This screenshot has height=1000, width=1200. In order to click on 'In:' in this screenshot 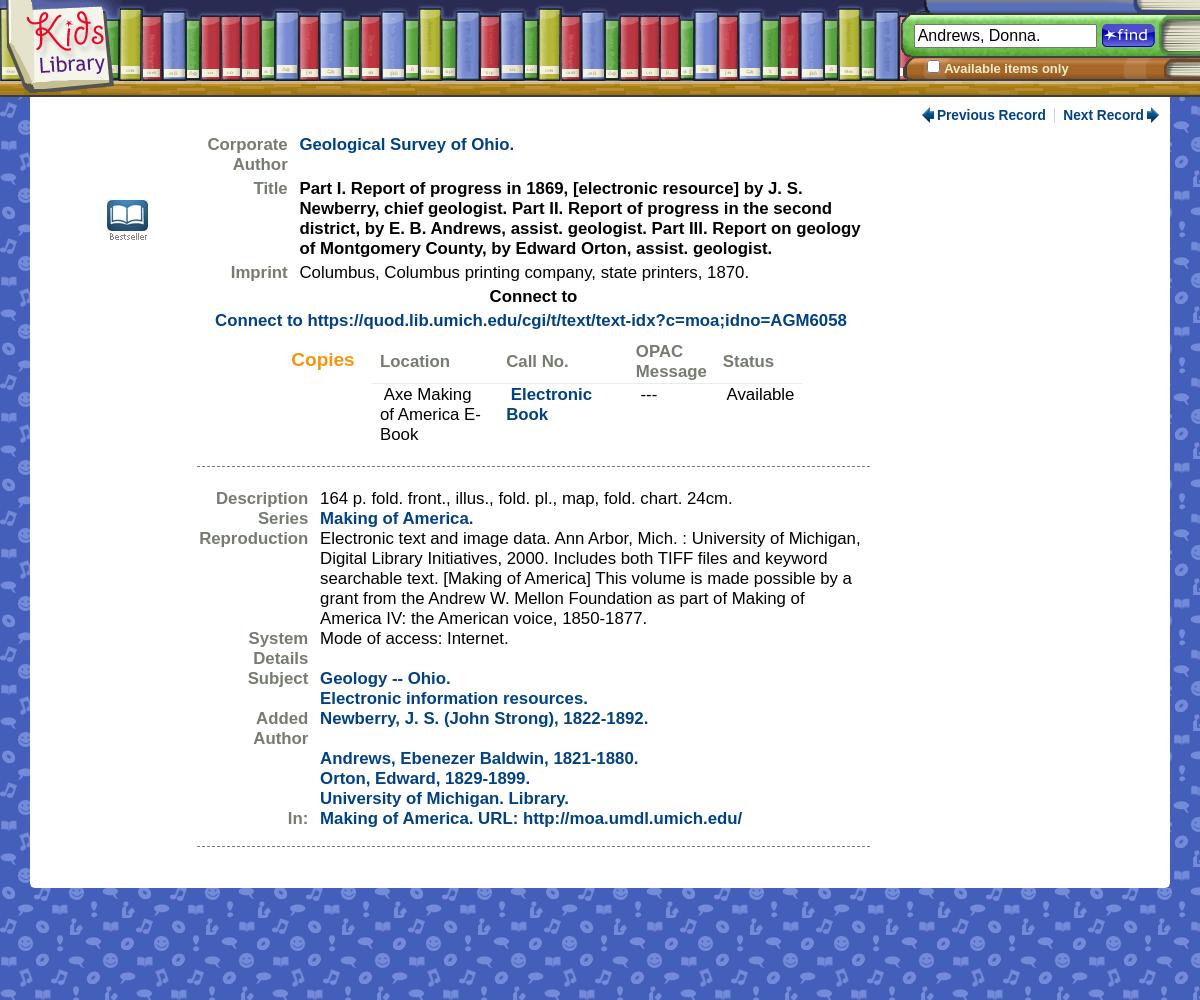, I will do `click(296, 817)`.